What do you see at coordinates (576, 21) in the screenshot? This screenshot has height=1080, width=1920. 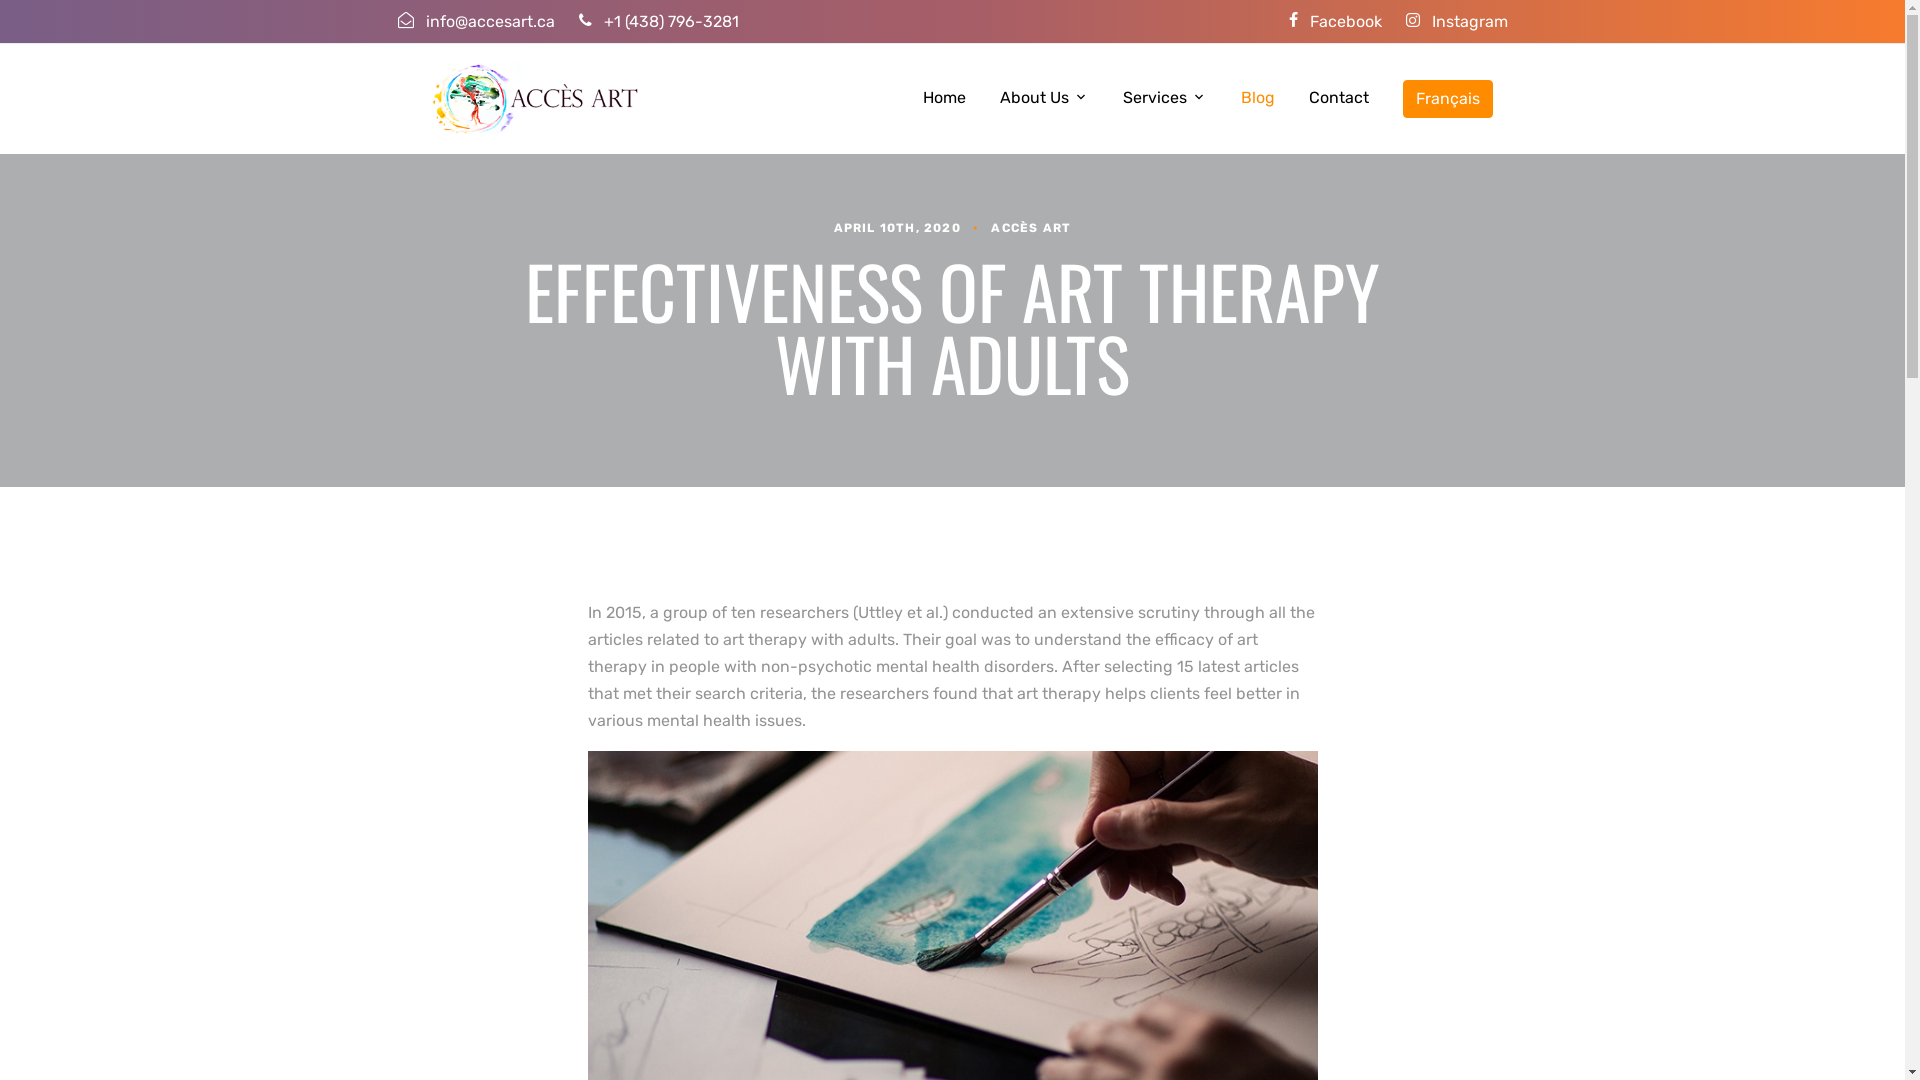 I see `'+1 (438) 796-3281'` at bounding box center [576, 21].